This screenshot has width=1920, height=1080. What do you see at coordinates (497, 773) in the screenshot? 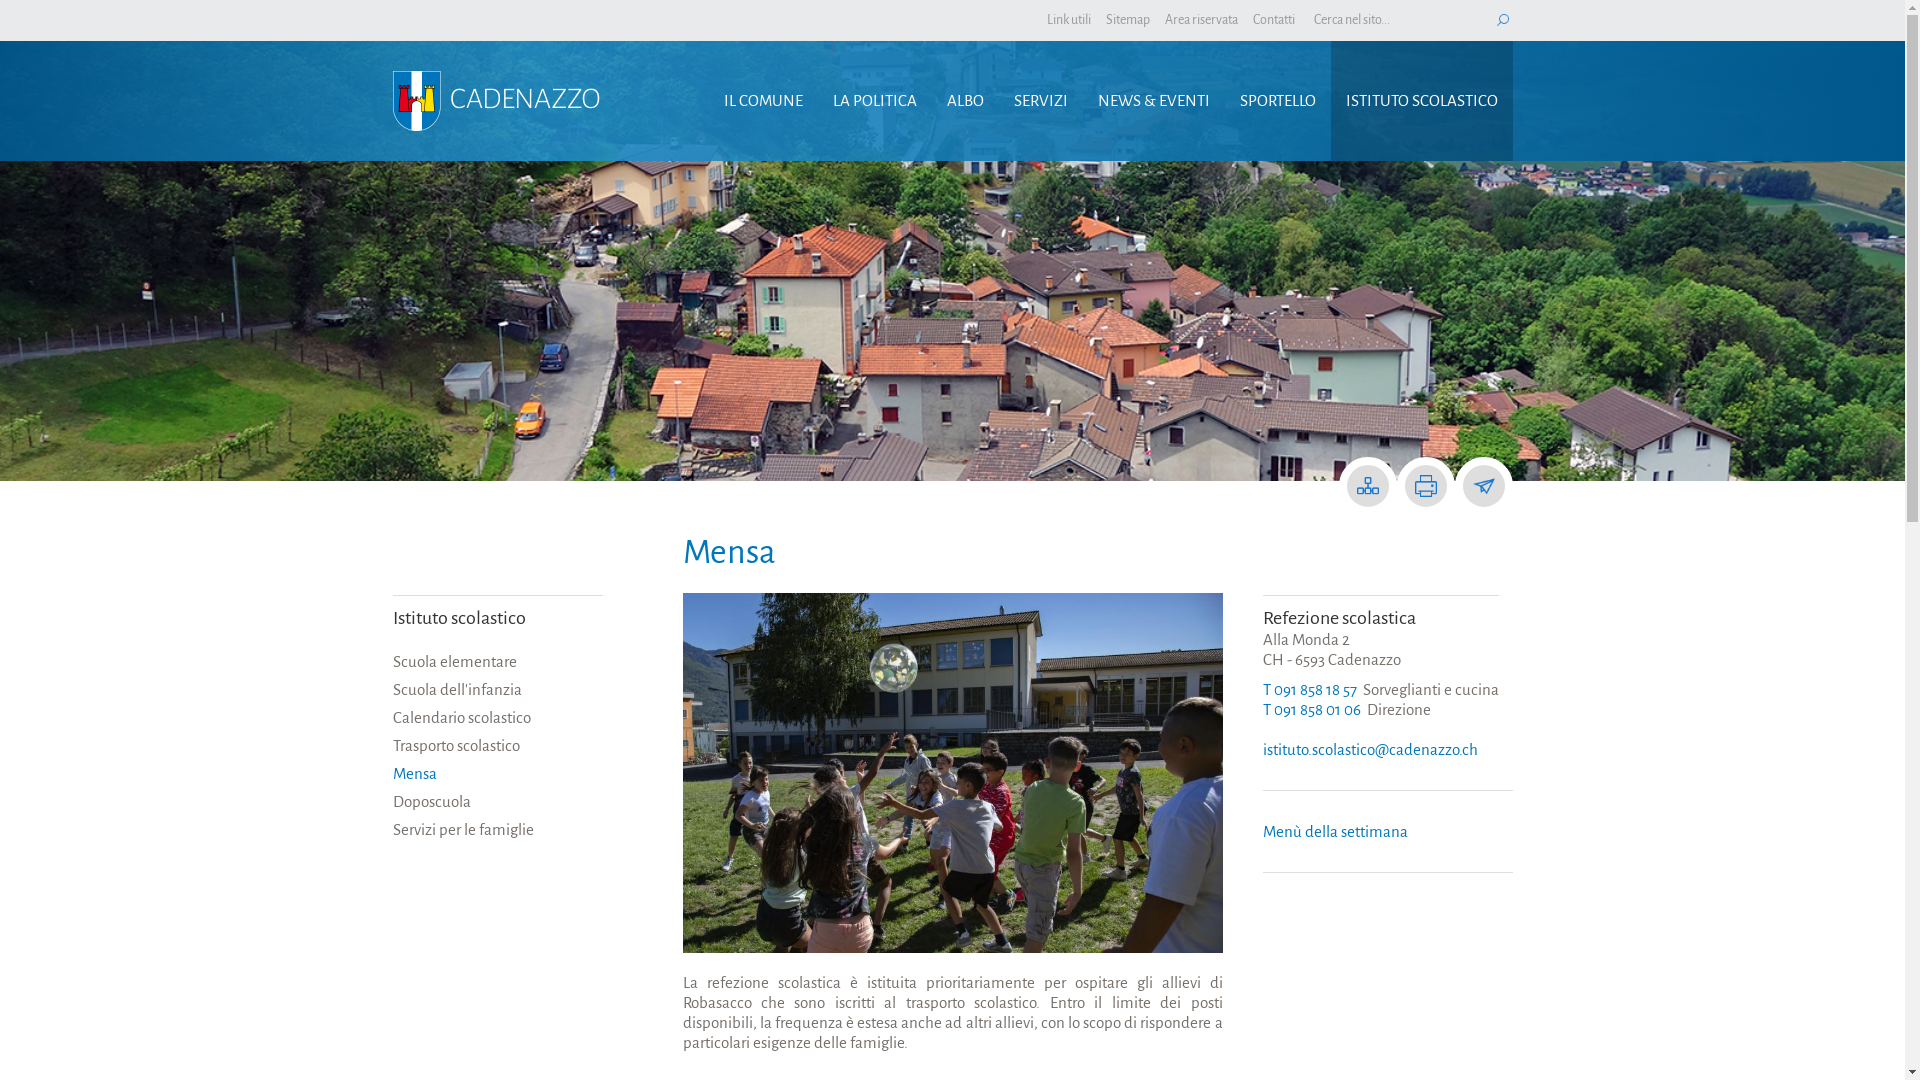
I see `'Mensa'` at bounding box center [497, 773].